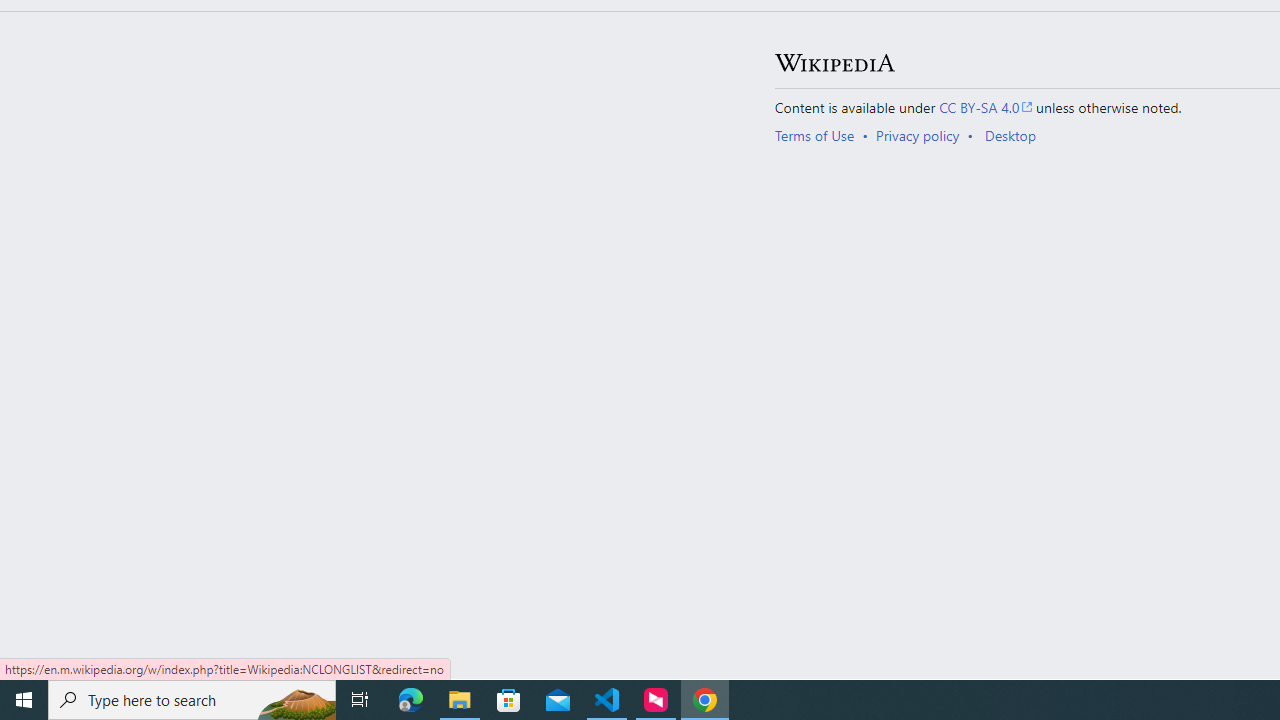 This screenshot has height=720, width=1280. I want to click on 'Privacy policy', so click(916, 135).